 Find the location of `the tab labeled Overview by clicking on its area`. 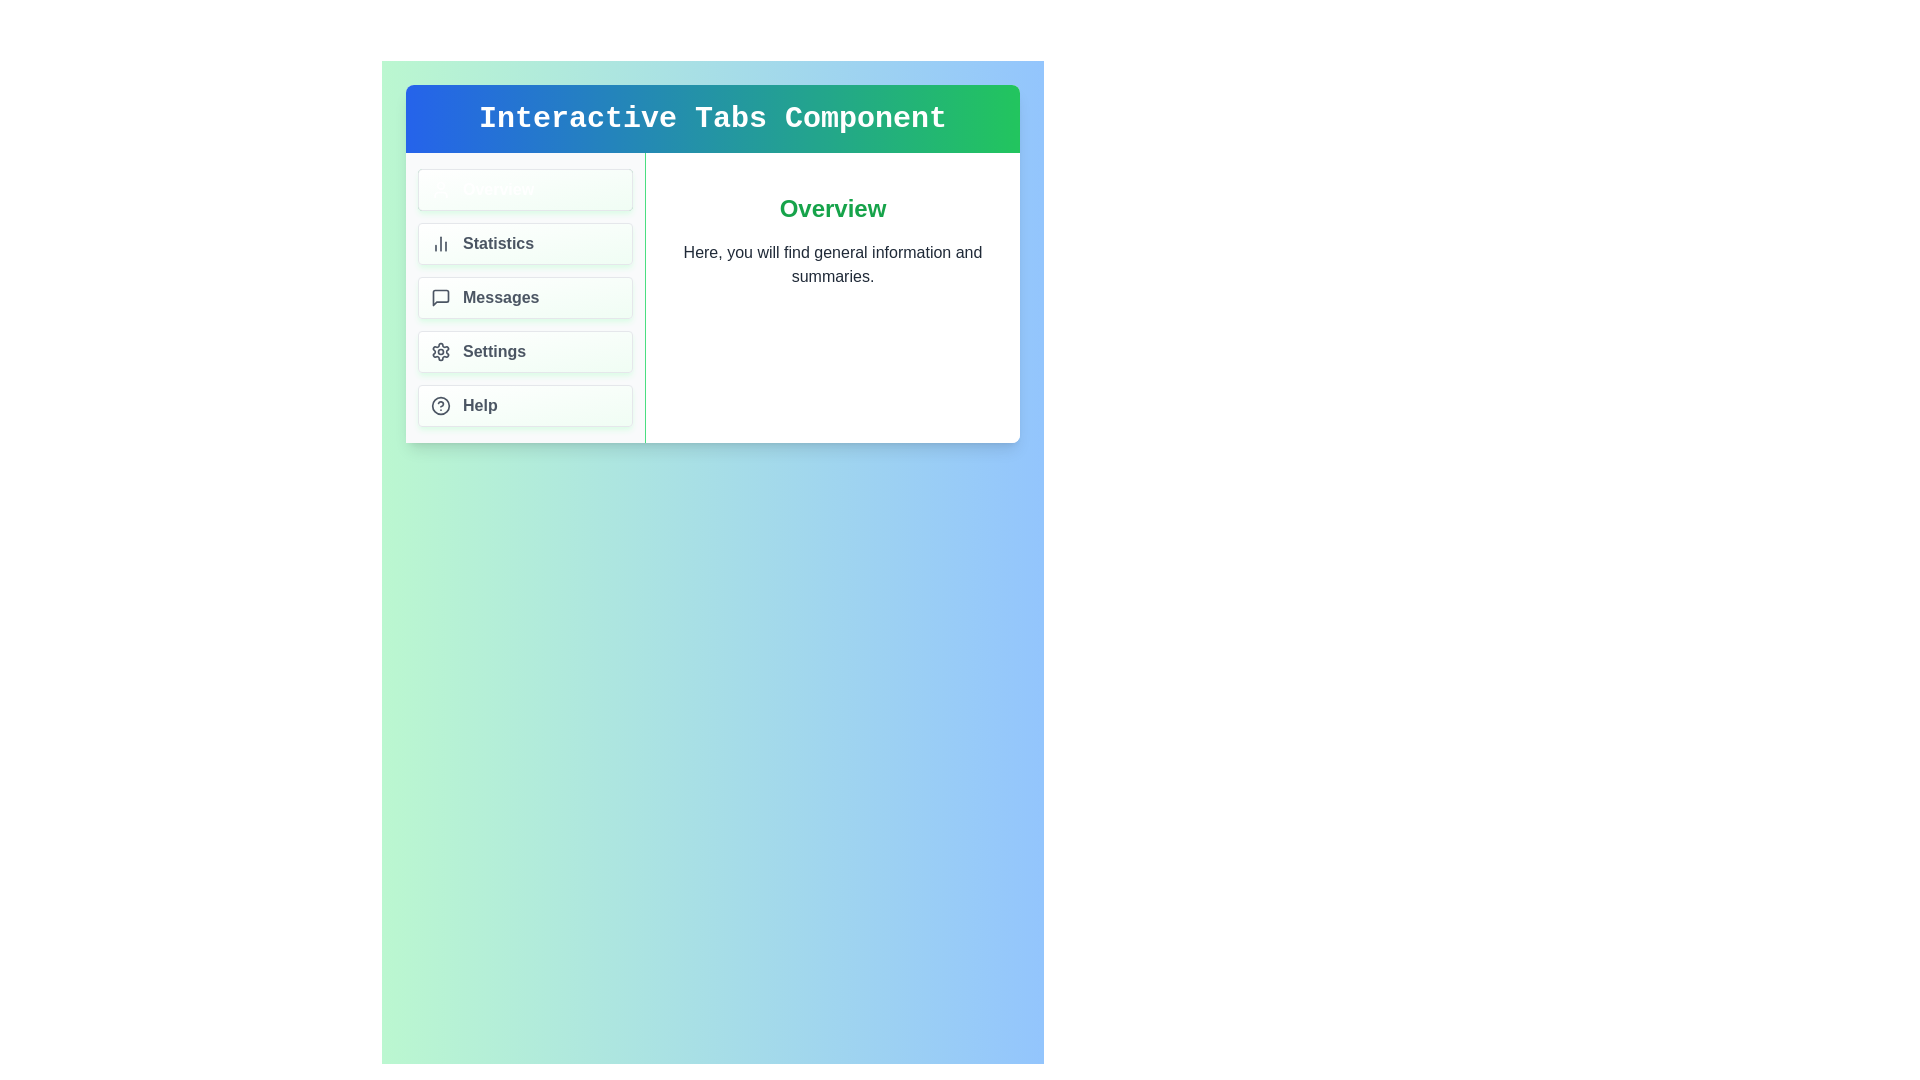

the tab labeled Overview by clicking on its area is located at coordinates (525, 189).